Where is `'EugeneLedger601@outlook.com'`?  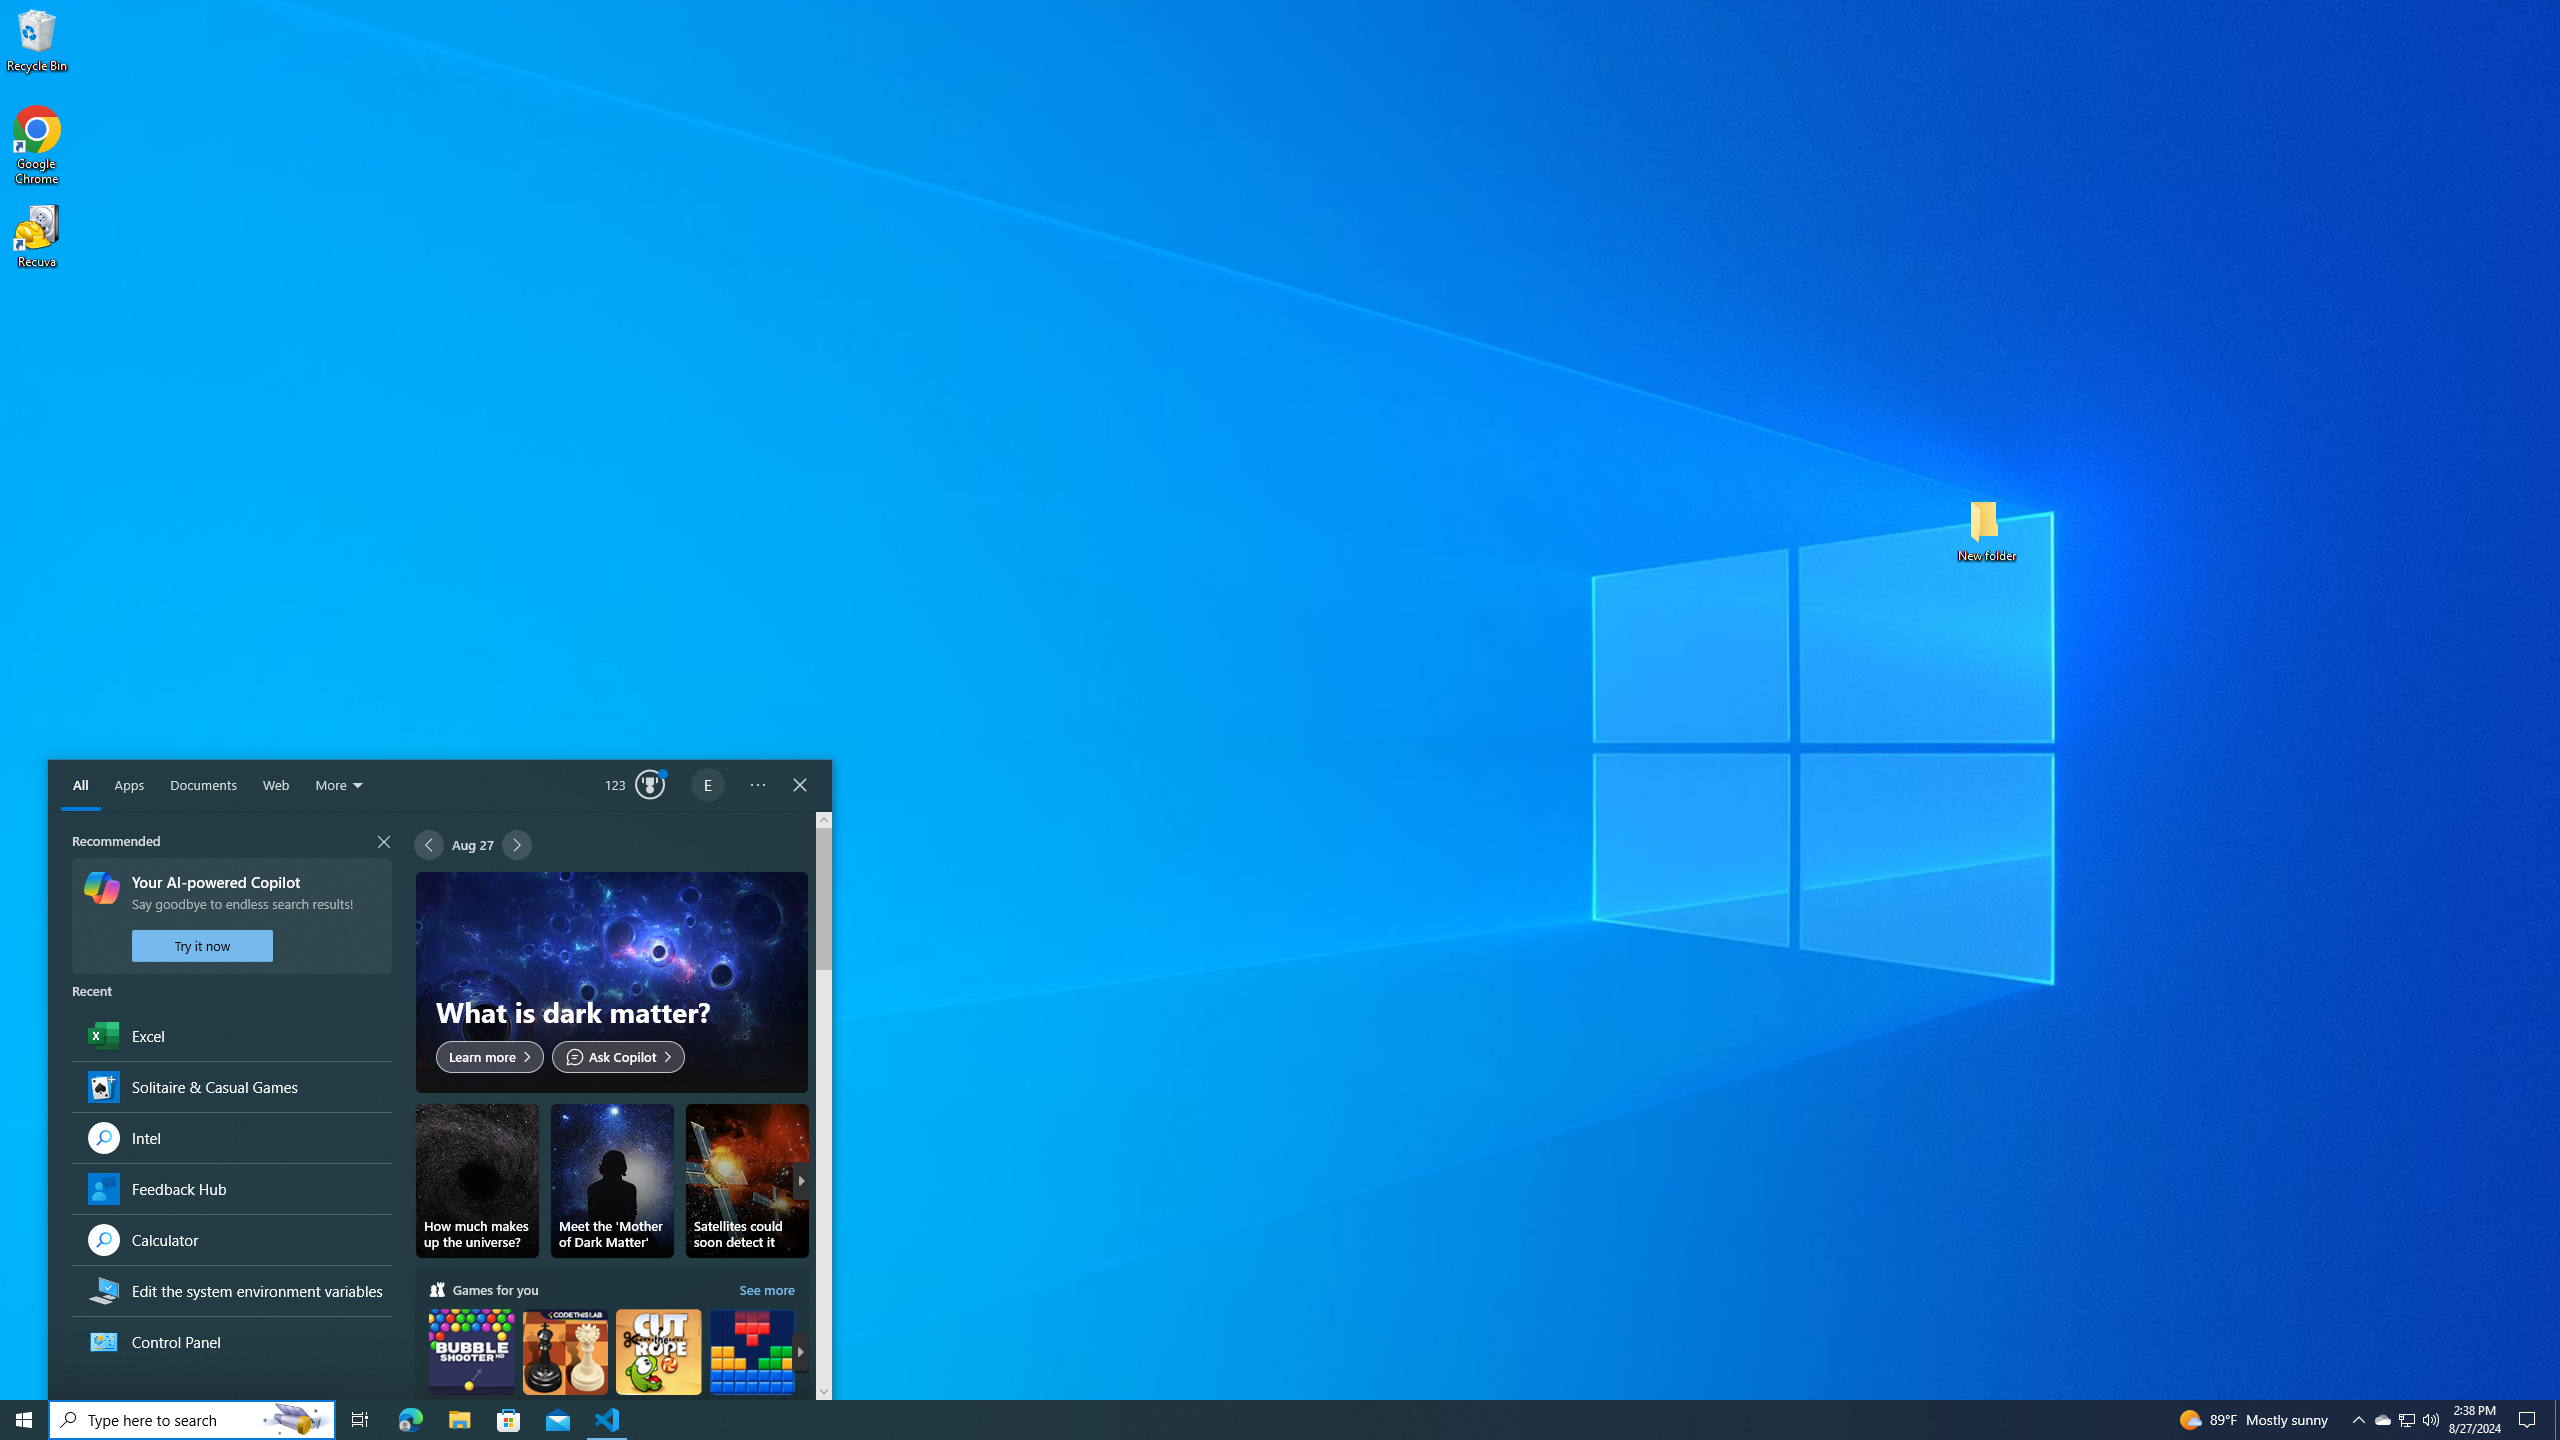 'EugeneLedger601@outlook.com' is located at coordinates (709, 785).